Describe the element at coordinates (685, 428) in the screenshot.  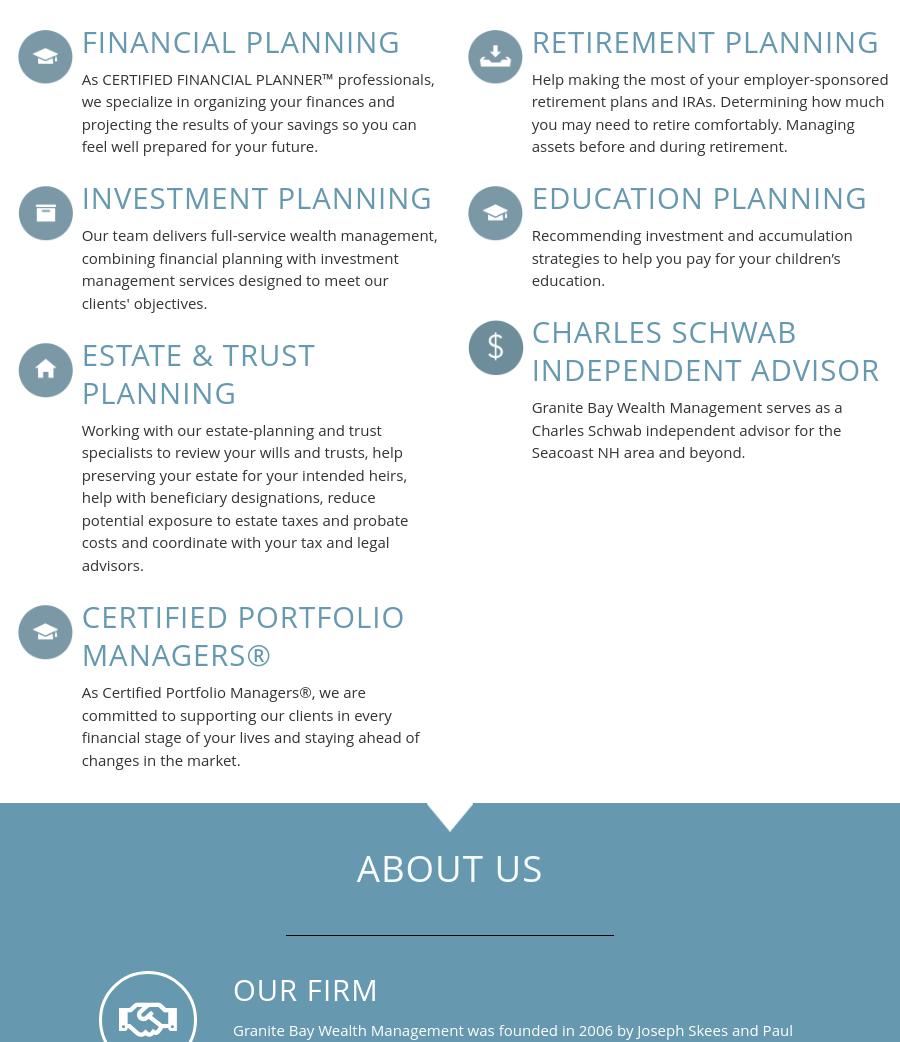
I see `'Granite Bay Wealth Management serves as a Charles Schwab independent advisor for the Seacoast NH area and beyond.'` at that location.